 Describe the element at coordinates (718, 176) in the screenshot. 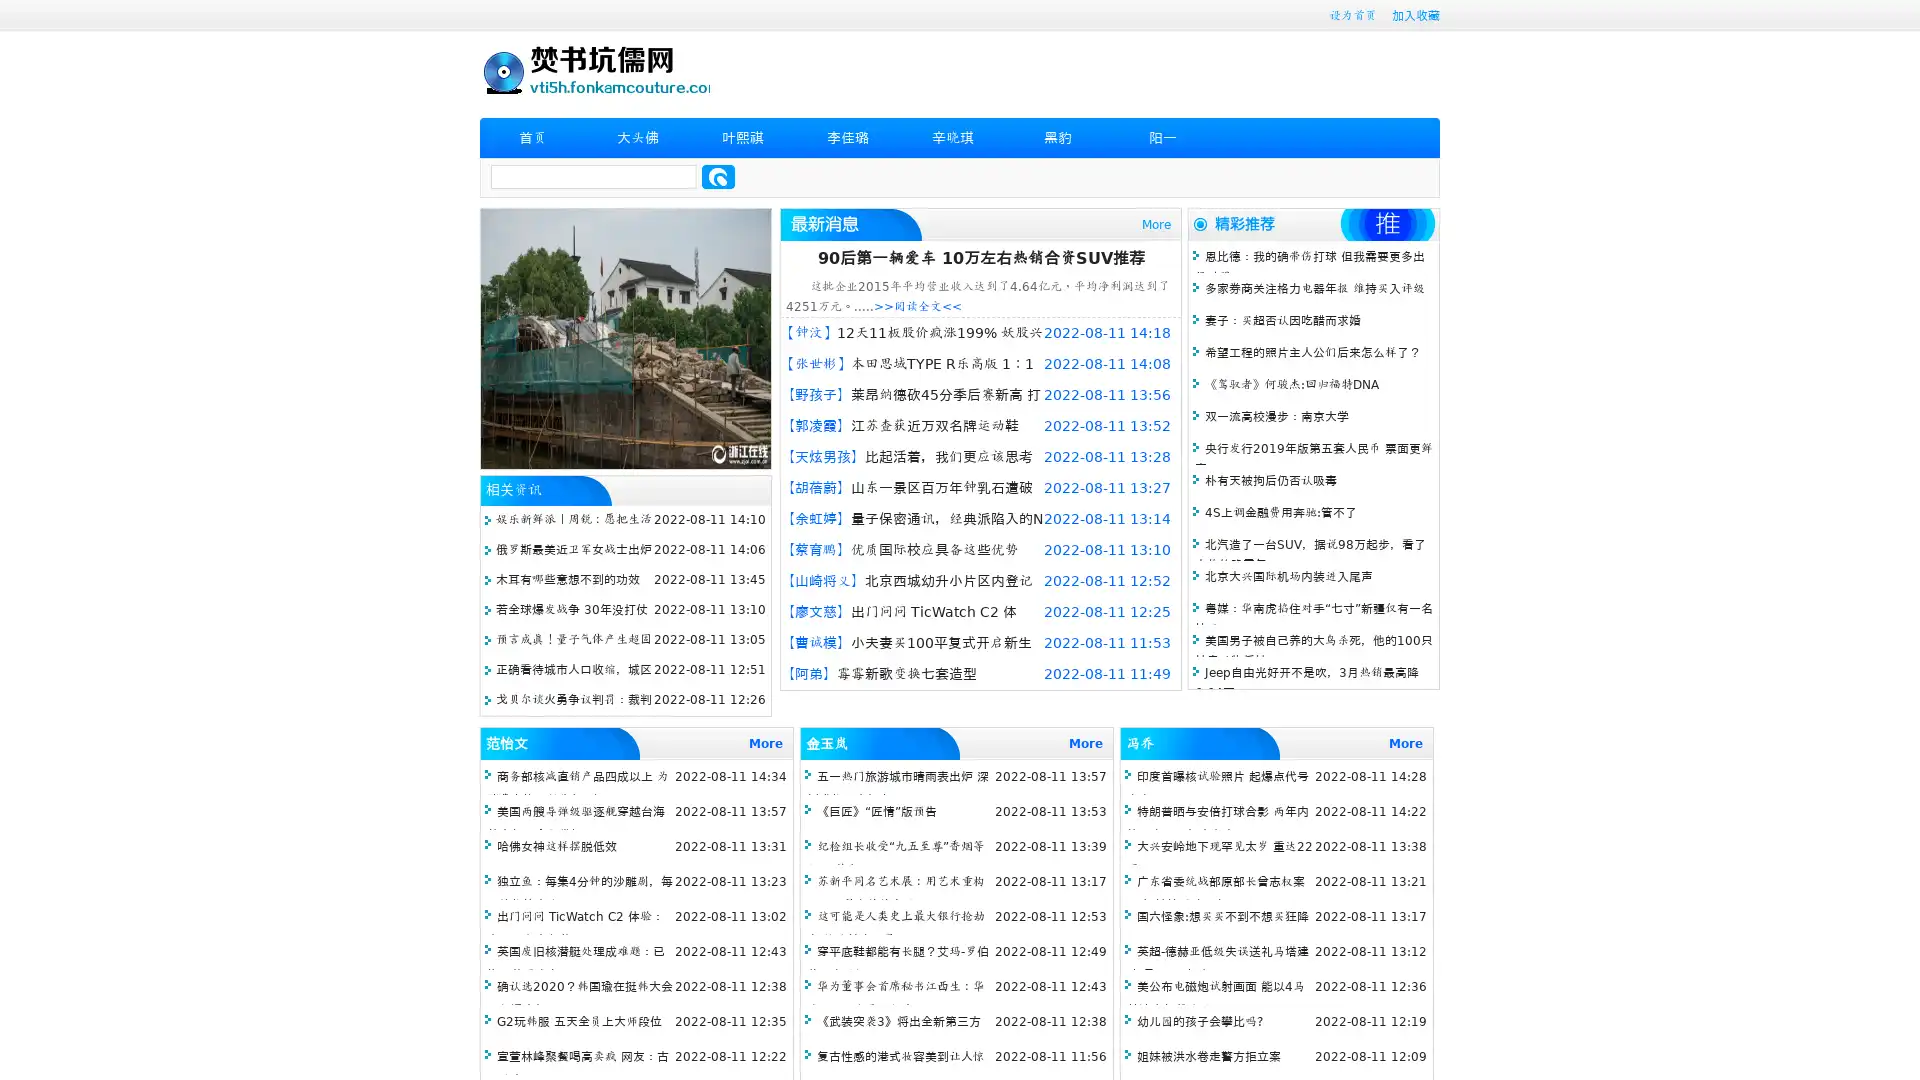

I see `Search` at that location.